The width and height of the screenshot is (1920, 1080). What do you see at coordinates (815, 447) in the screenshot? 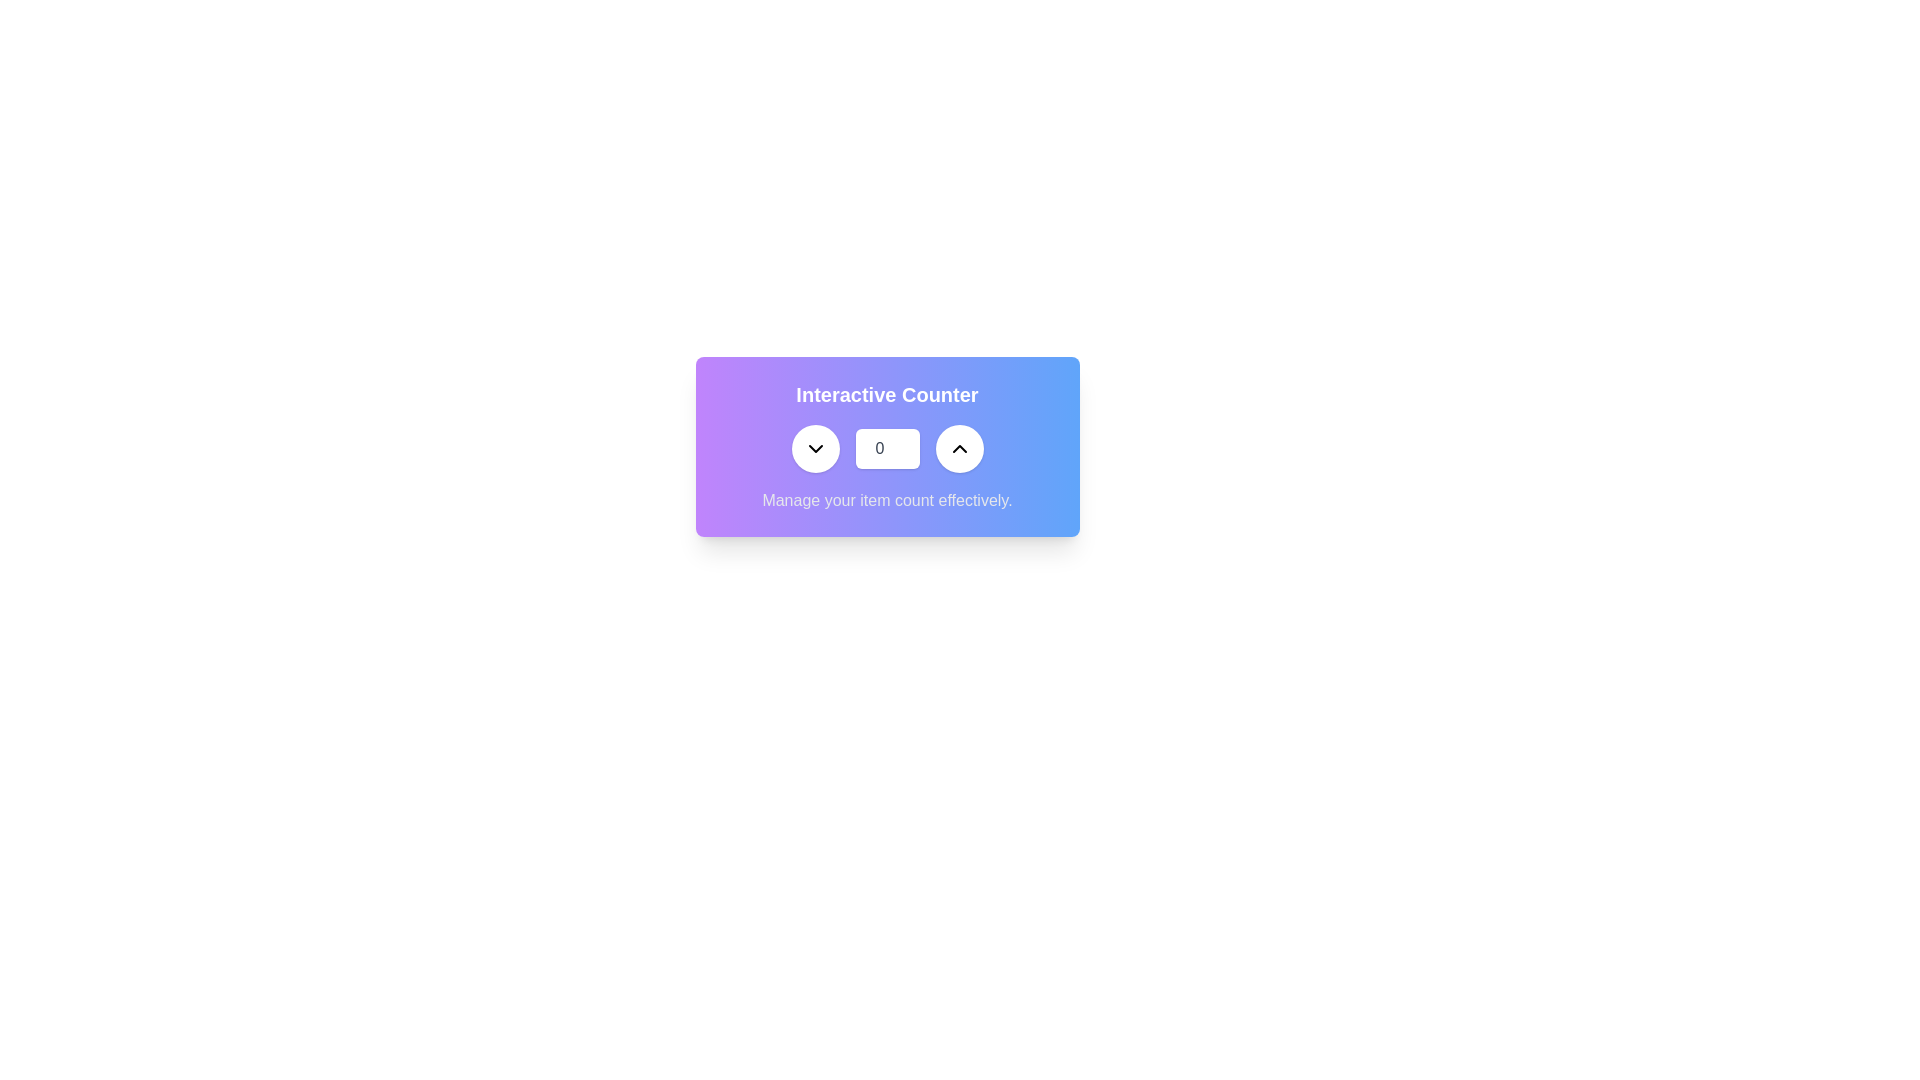
I see `the leftmost decrement button with a downward chevron to decrease the count or value` at bounding box center [815, 447].